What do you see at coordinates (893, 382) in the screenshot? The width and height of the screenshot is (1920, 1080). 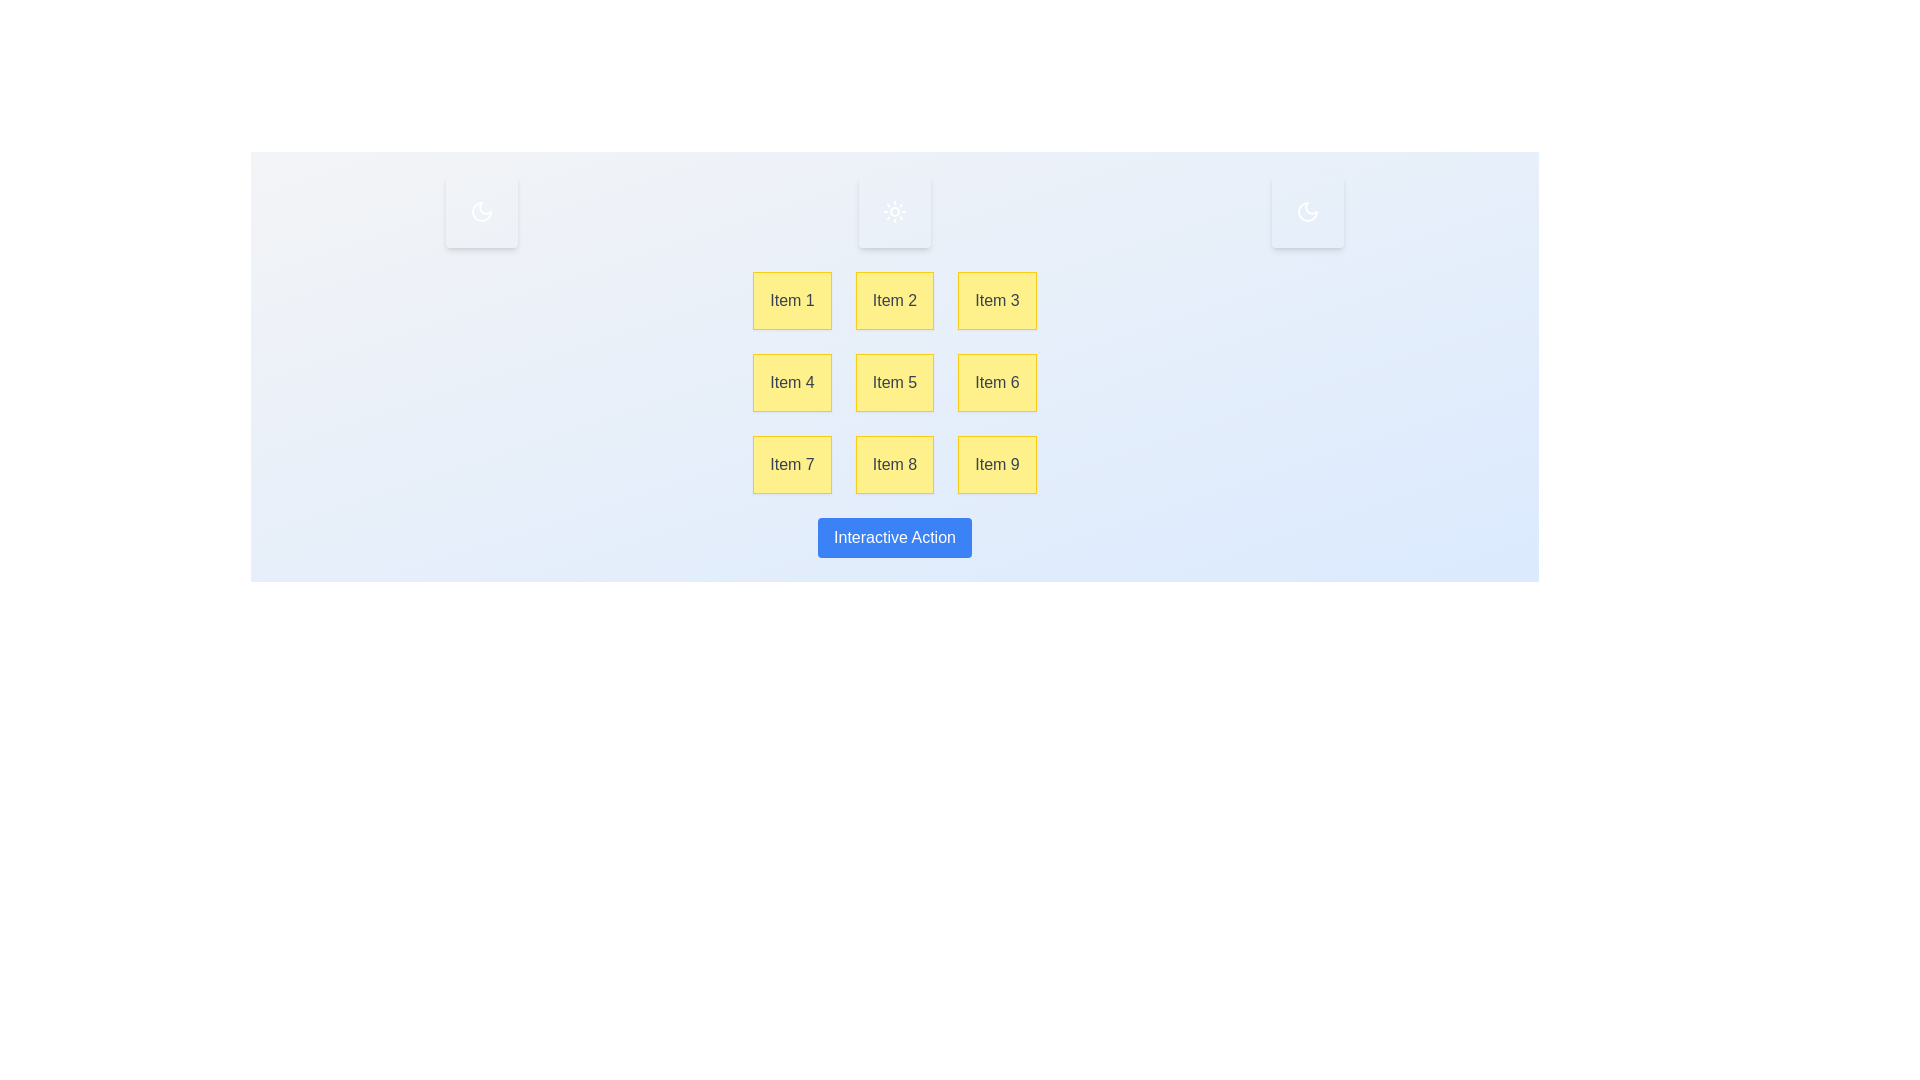 I see `the text label located at the center of the 3x3 grid layout, which serves as an identifier within the grid` at bounding box center [893, 382].